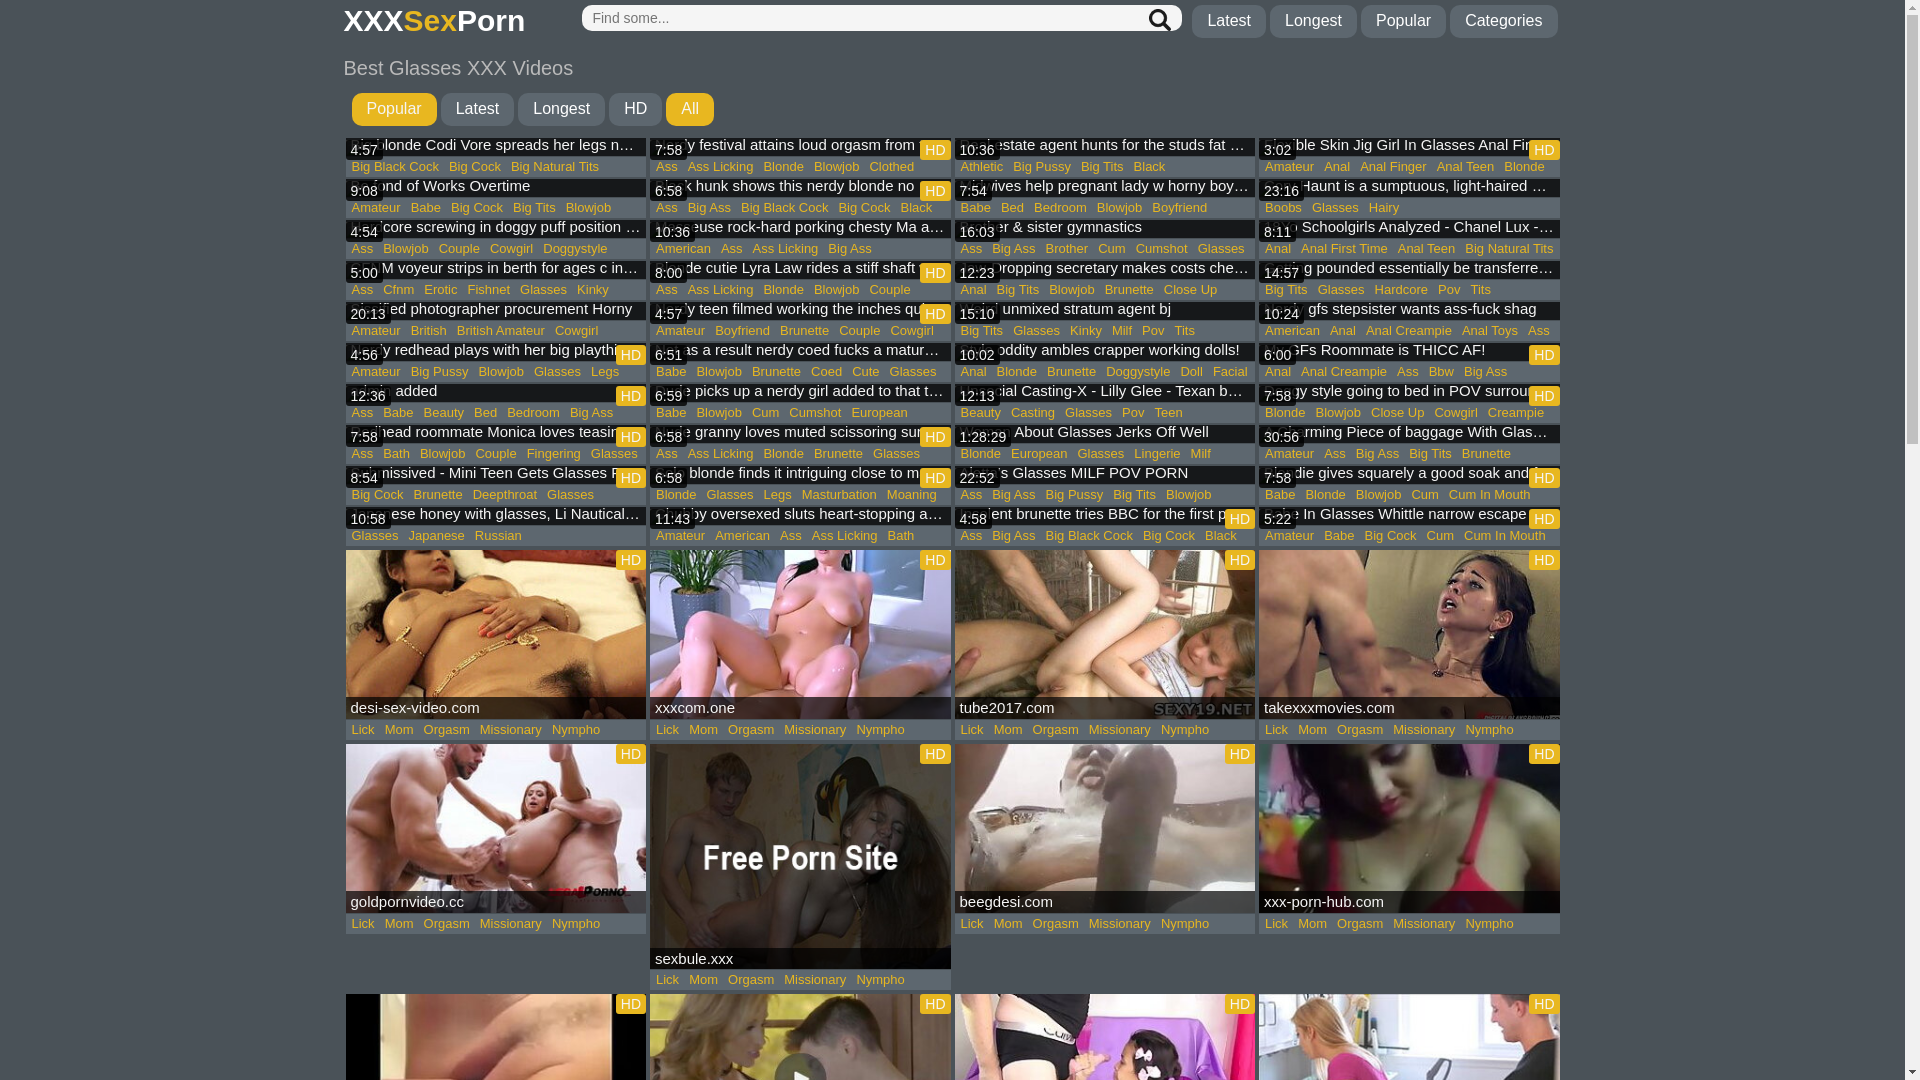 This screenshot has width=1920, height=1080. Describe the element at coordinates (399, 729) in the screenshot. I see `'Mom'` at that location.